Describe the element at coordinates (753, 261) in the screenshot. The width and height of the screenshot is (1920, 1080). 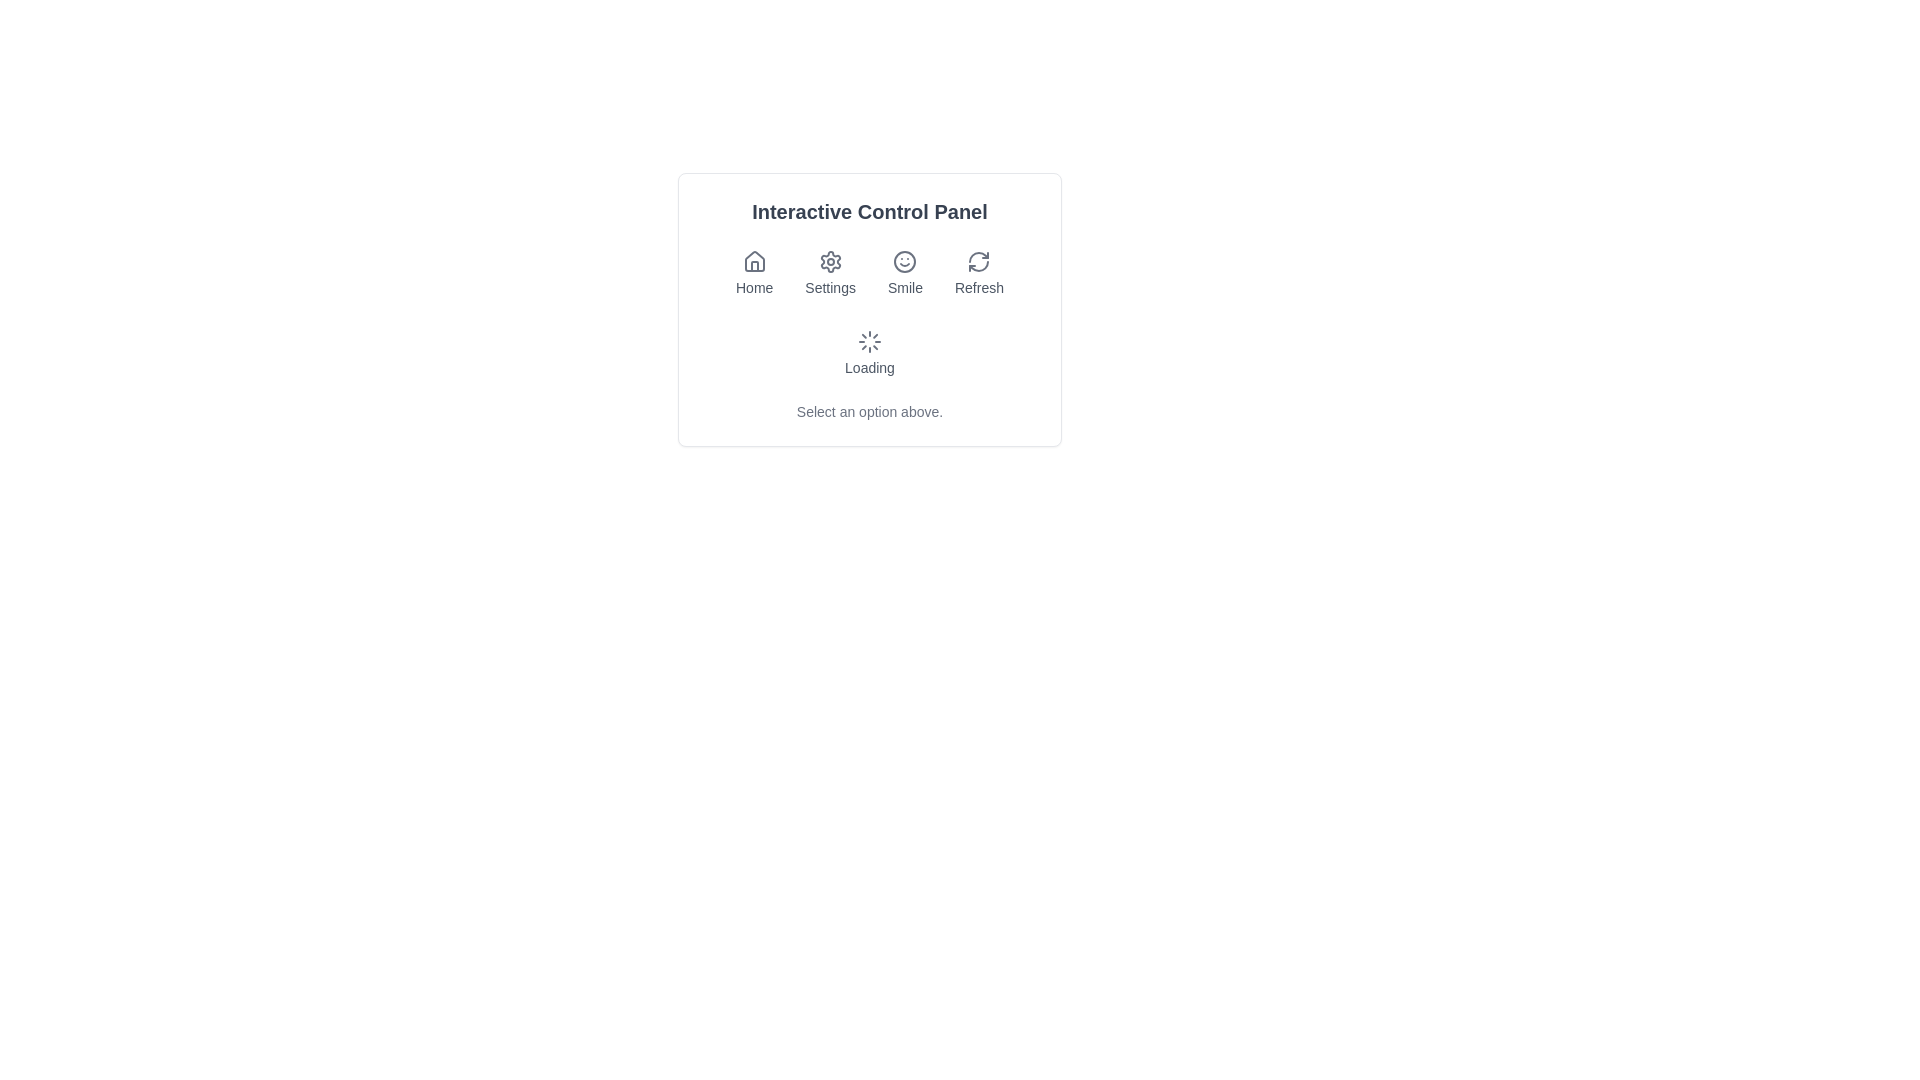
I see `the home icon` at that location.